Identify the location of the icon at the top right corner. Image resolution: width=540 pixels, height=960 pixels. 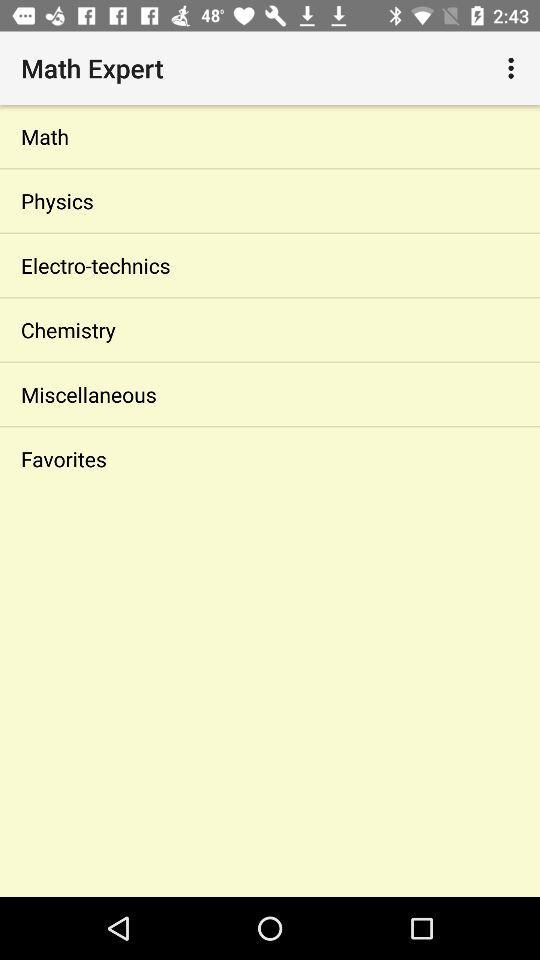
(513, 68).